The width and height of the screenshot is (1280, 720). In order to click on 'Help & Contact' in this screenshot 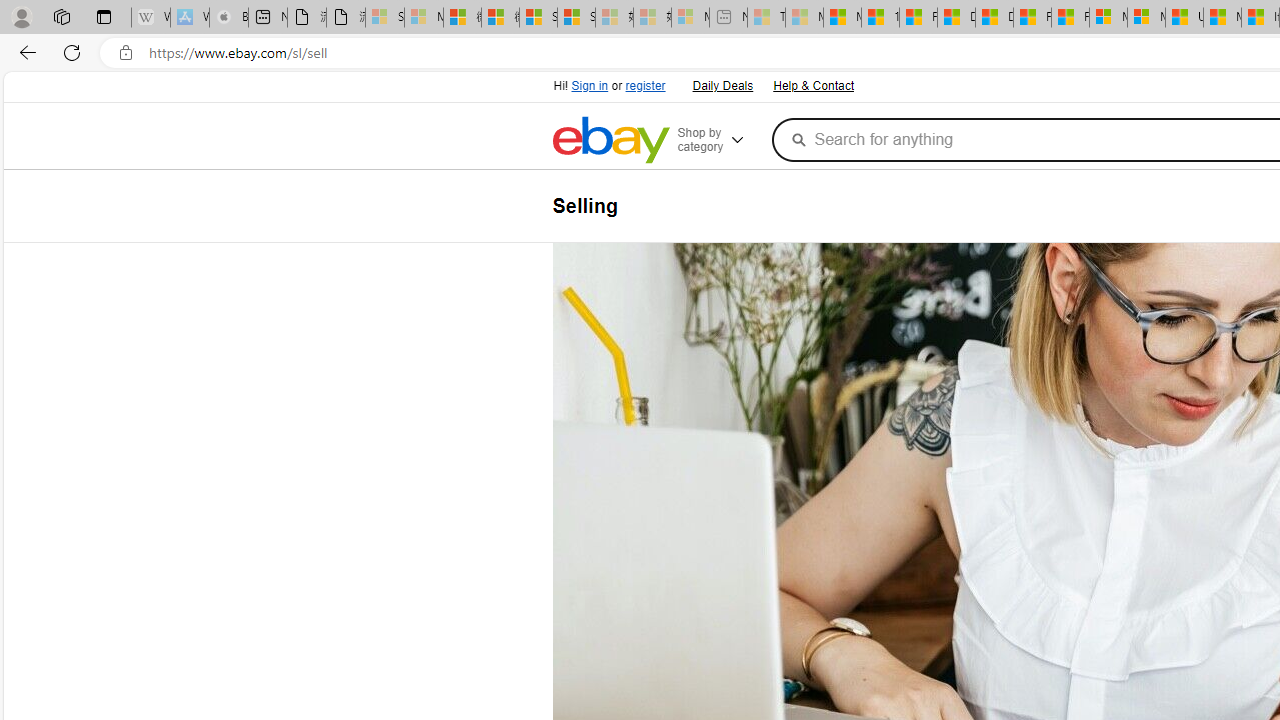, I will do `click(812, 83)`.